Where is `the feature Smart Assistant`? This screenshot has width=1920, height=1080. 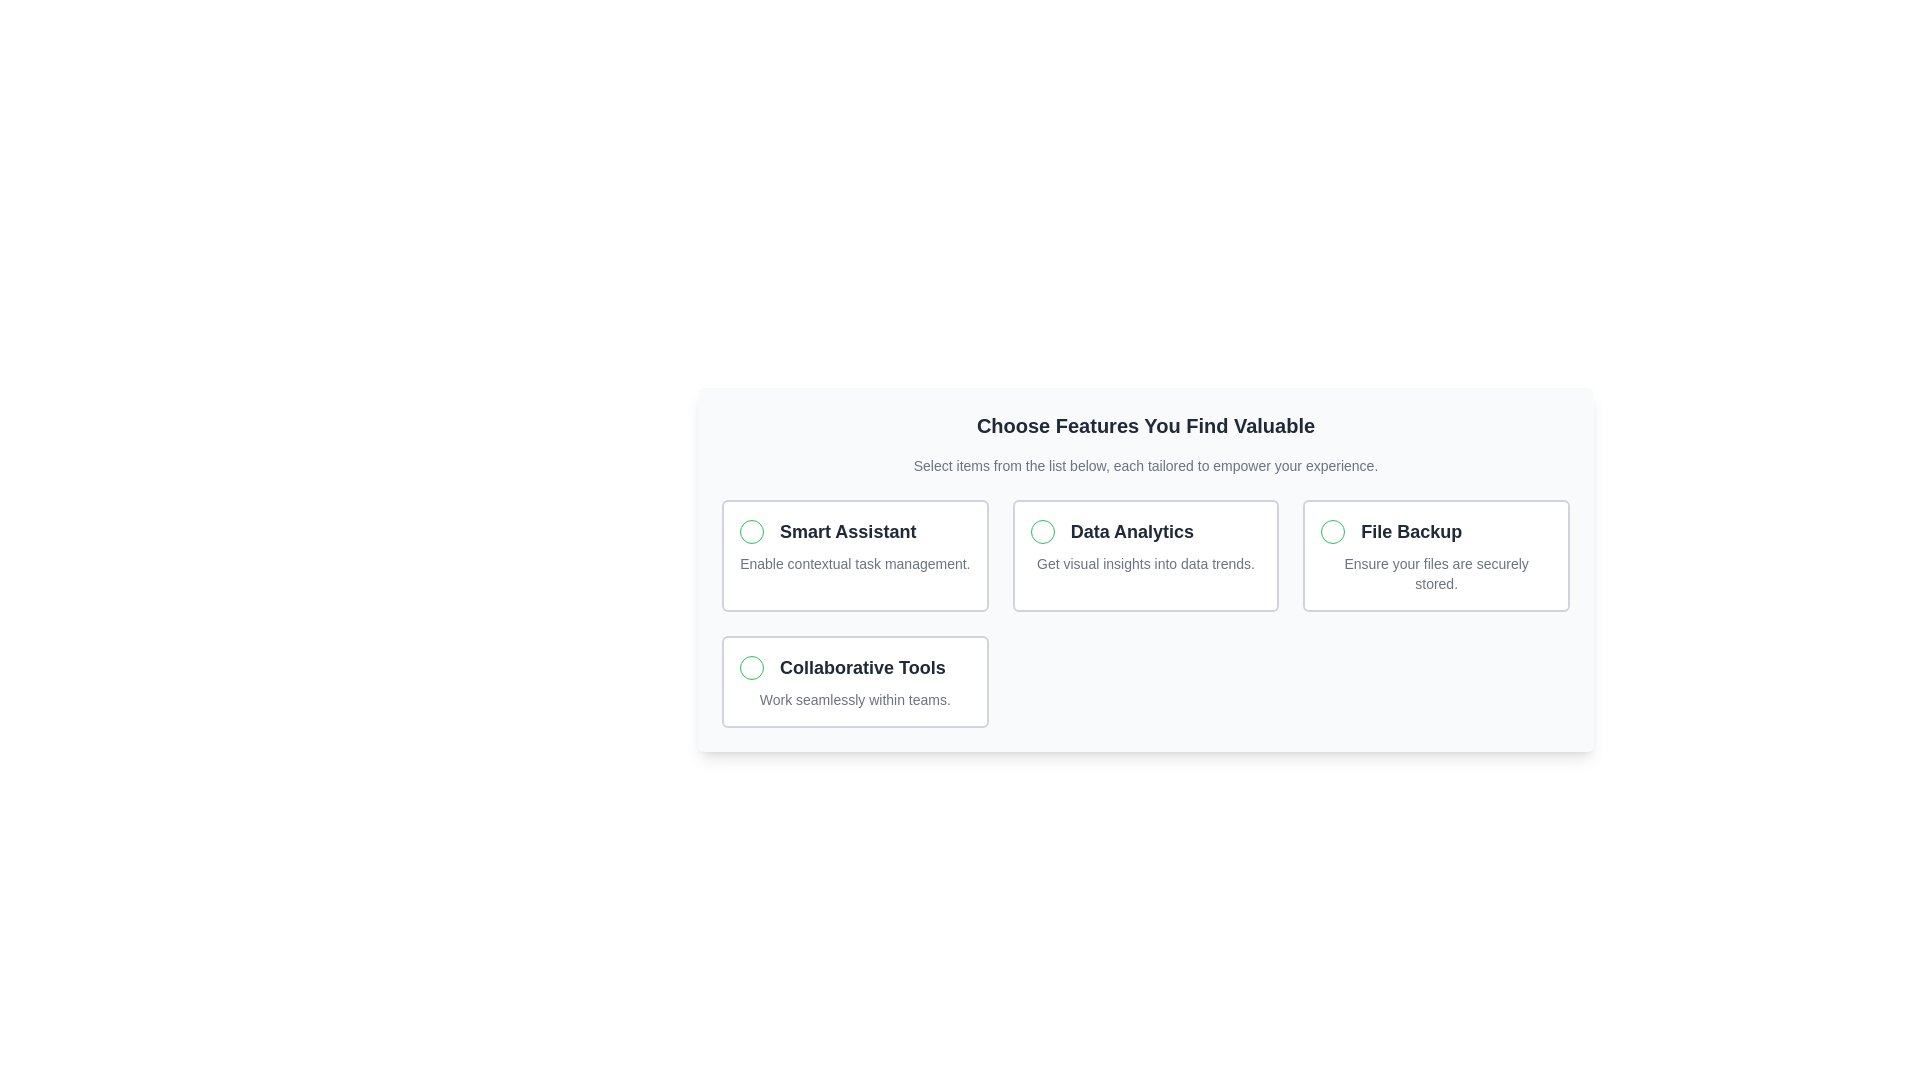 the feature Smart Assistant is located at coordinates (854, 555).